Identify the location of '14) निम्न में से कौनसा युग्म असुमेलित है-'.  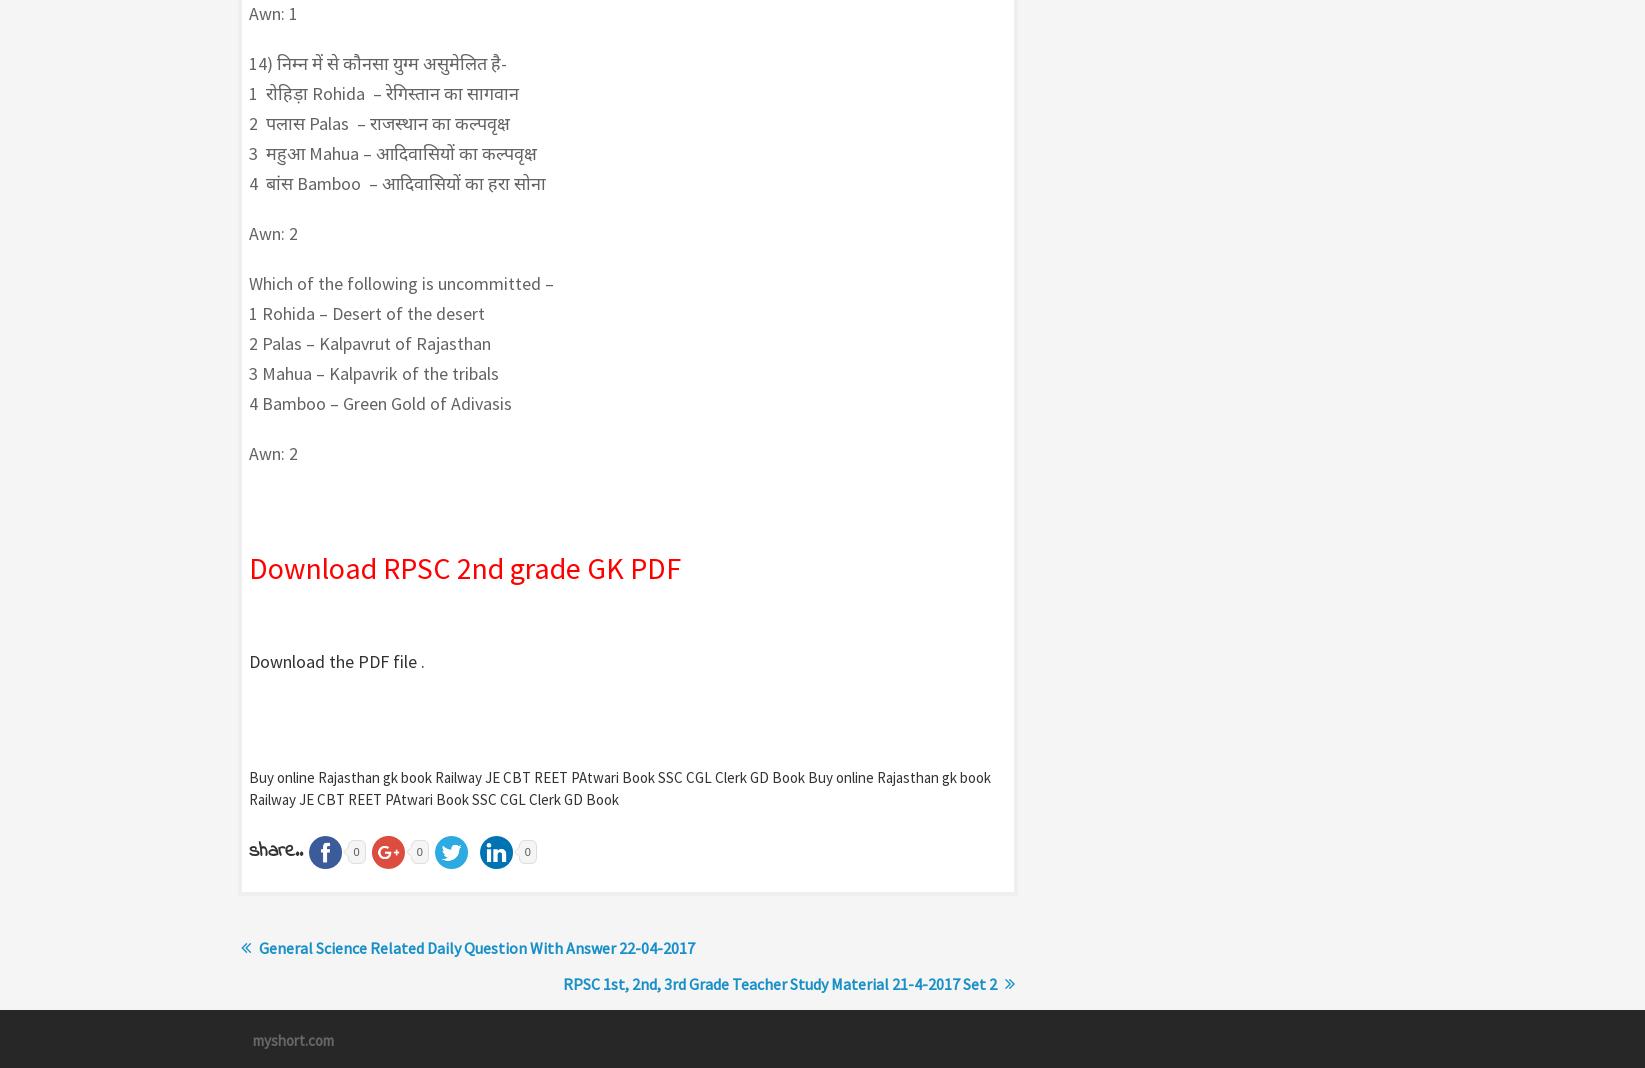
(376, 62).